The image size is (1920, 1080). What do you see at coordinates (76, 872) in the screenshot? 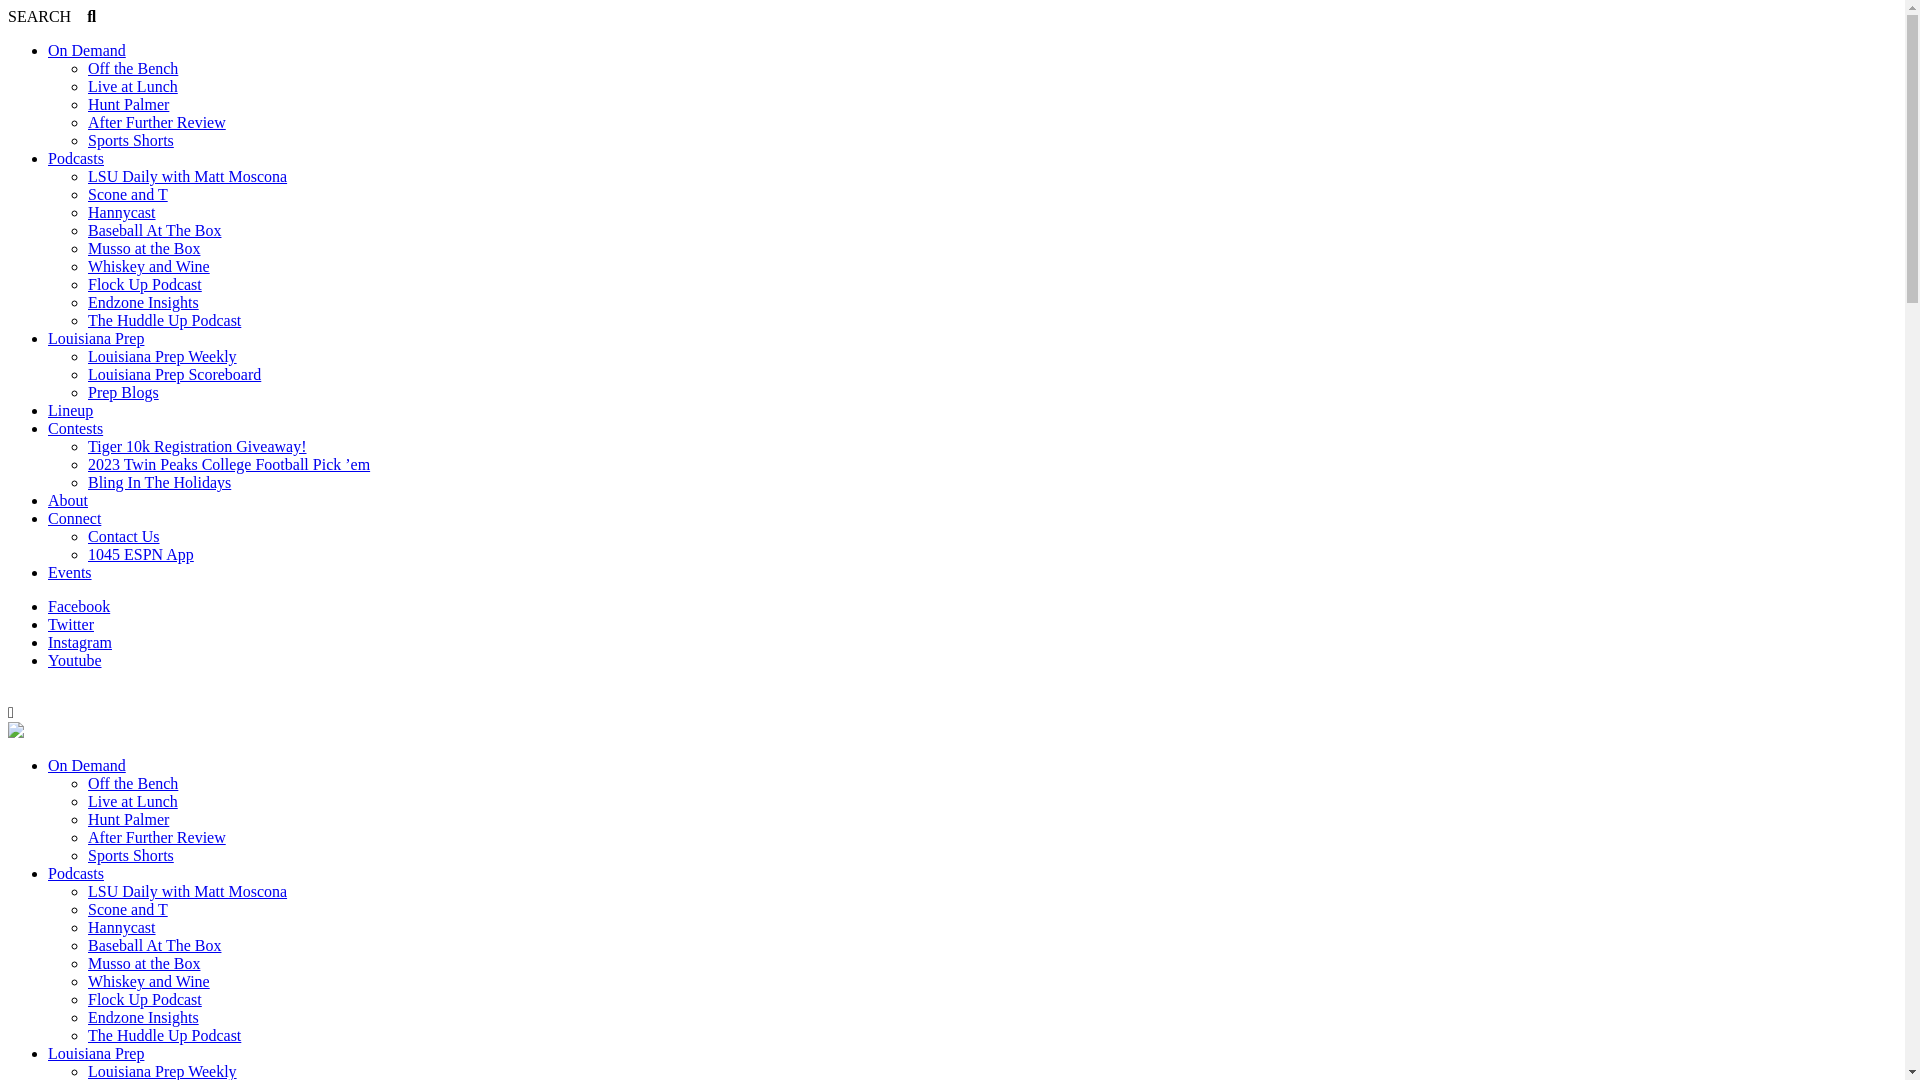
I see `'Podcasts'` at bounding box center [76, 872].